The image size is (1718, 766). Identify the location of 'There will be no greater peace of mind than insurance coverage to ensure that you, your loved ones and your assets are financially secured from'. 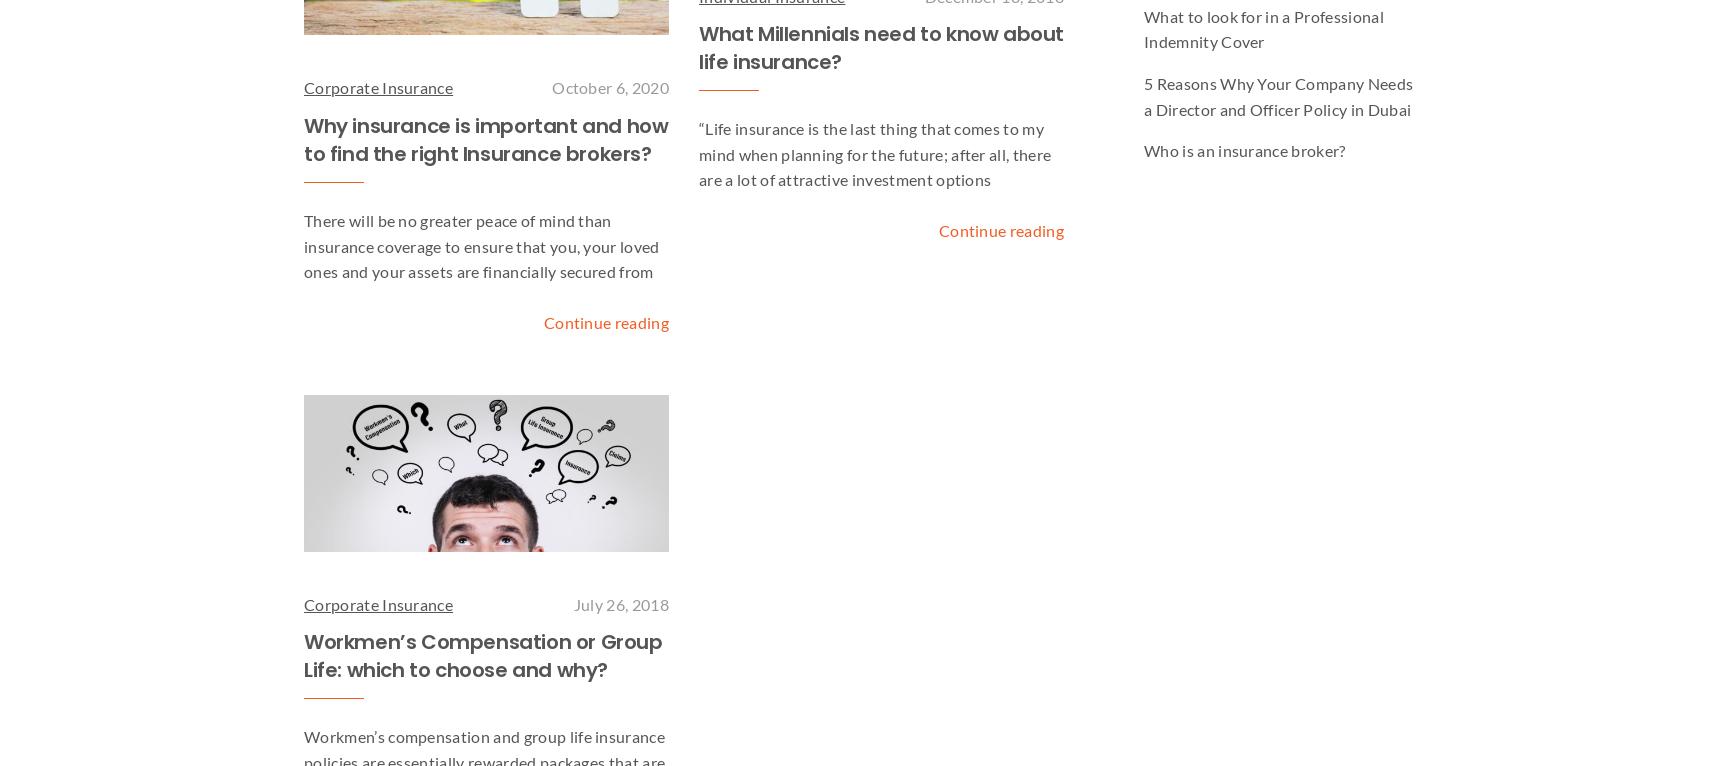
(481, 244).